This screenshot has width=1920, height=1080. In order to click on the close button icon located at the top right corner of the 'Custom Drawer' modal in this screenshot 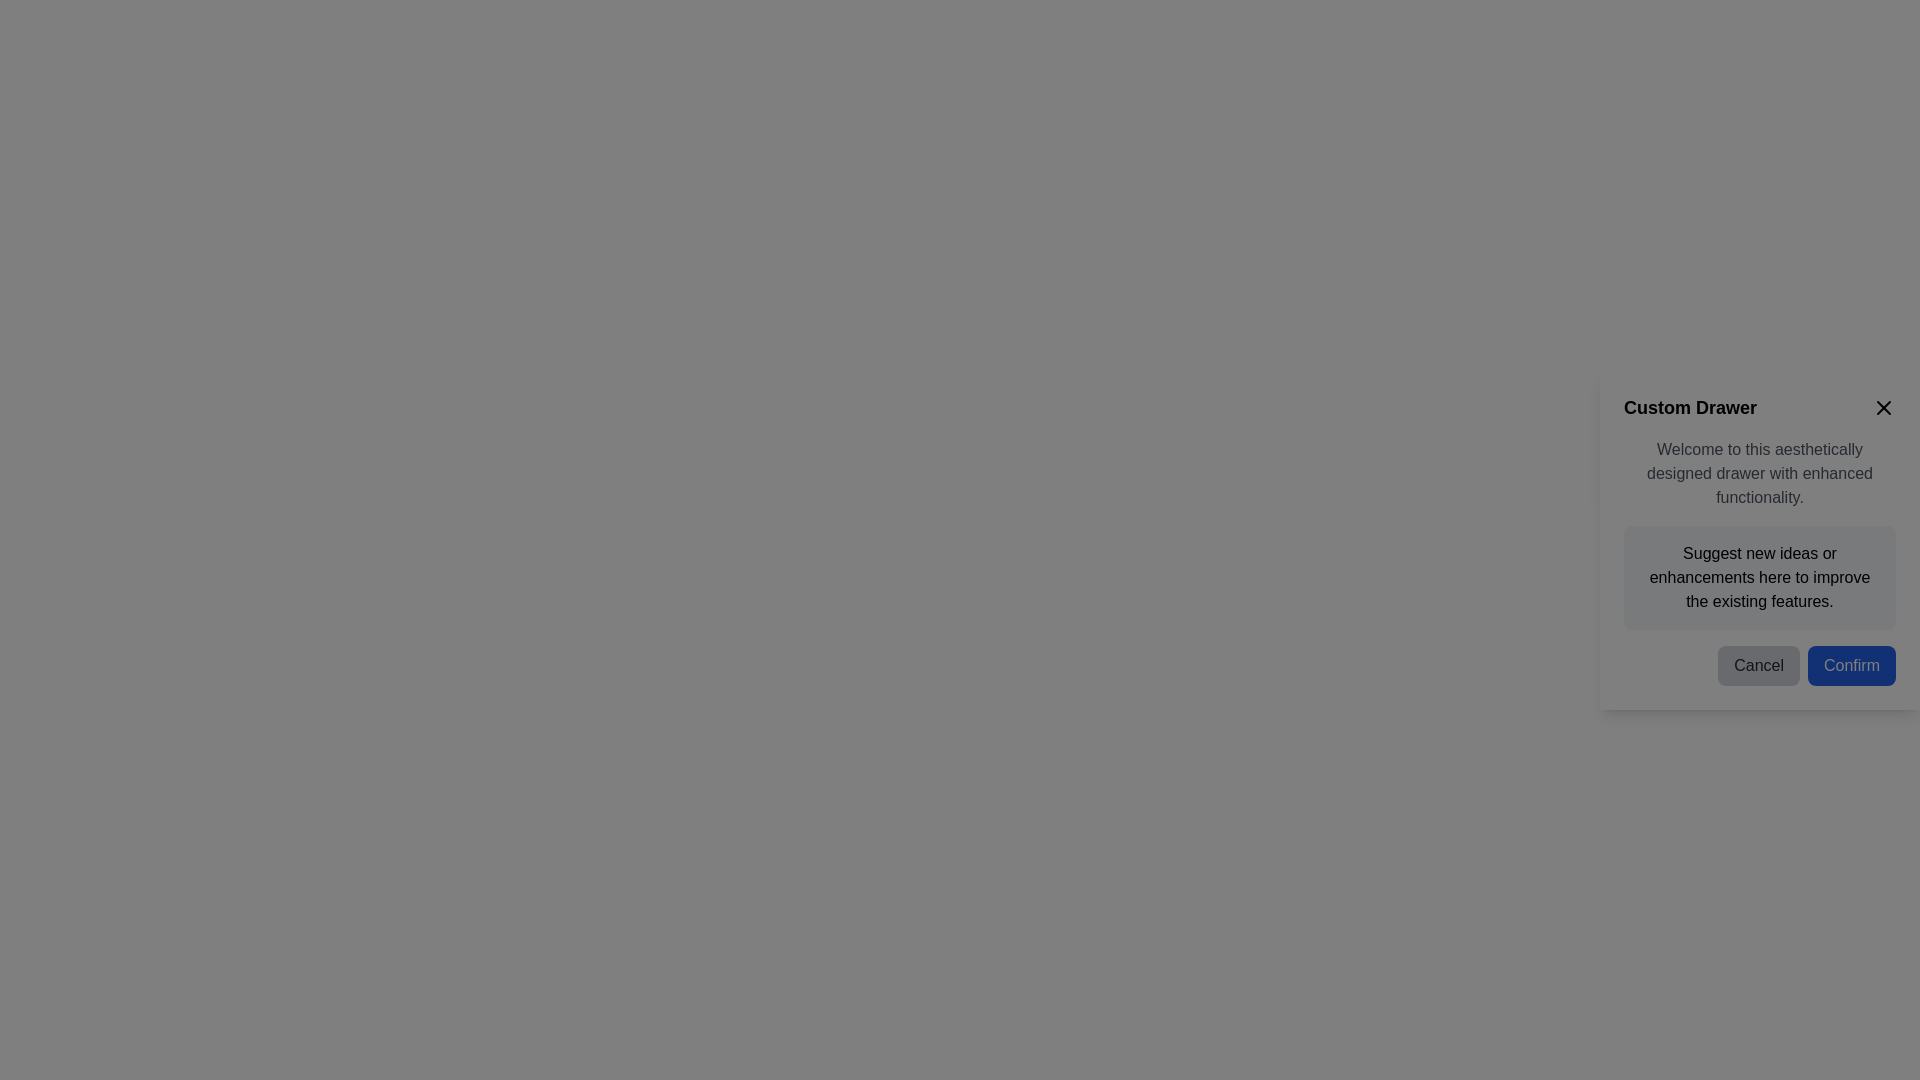, I will do `click(1882, 407)`.